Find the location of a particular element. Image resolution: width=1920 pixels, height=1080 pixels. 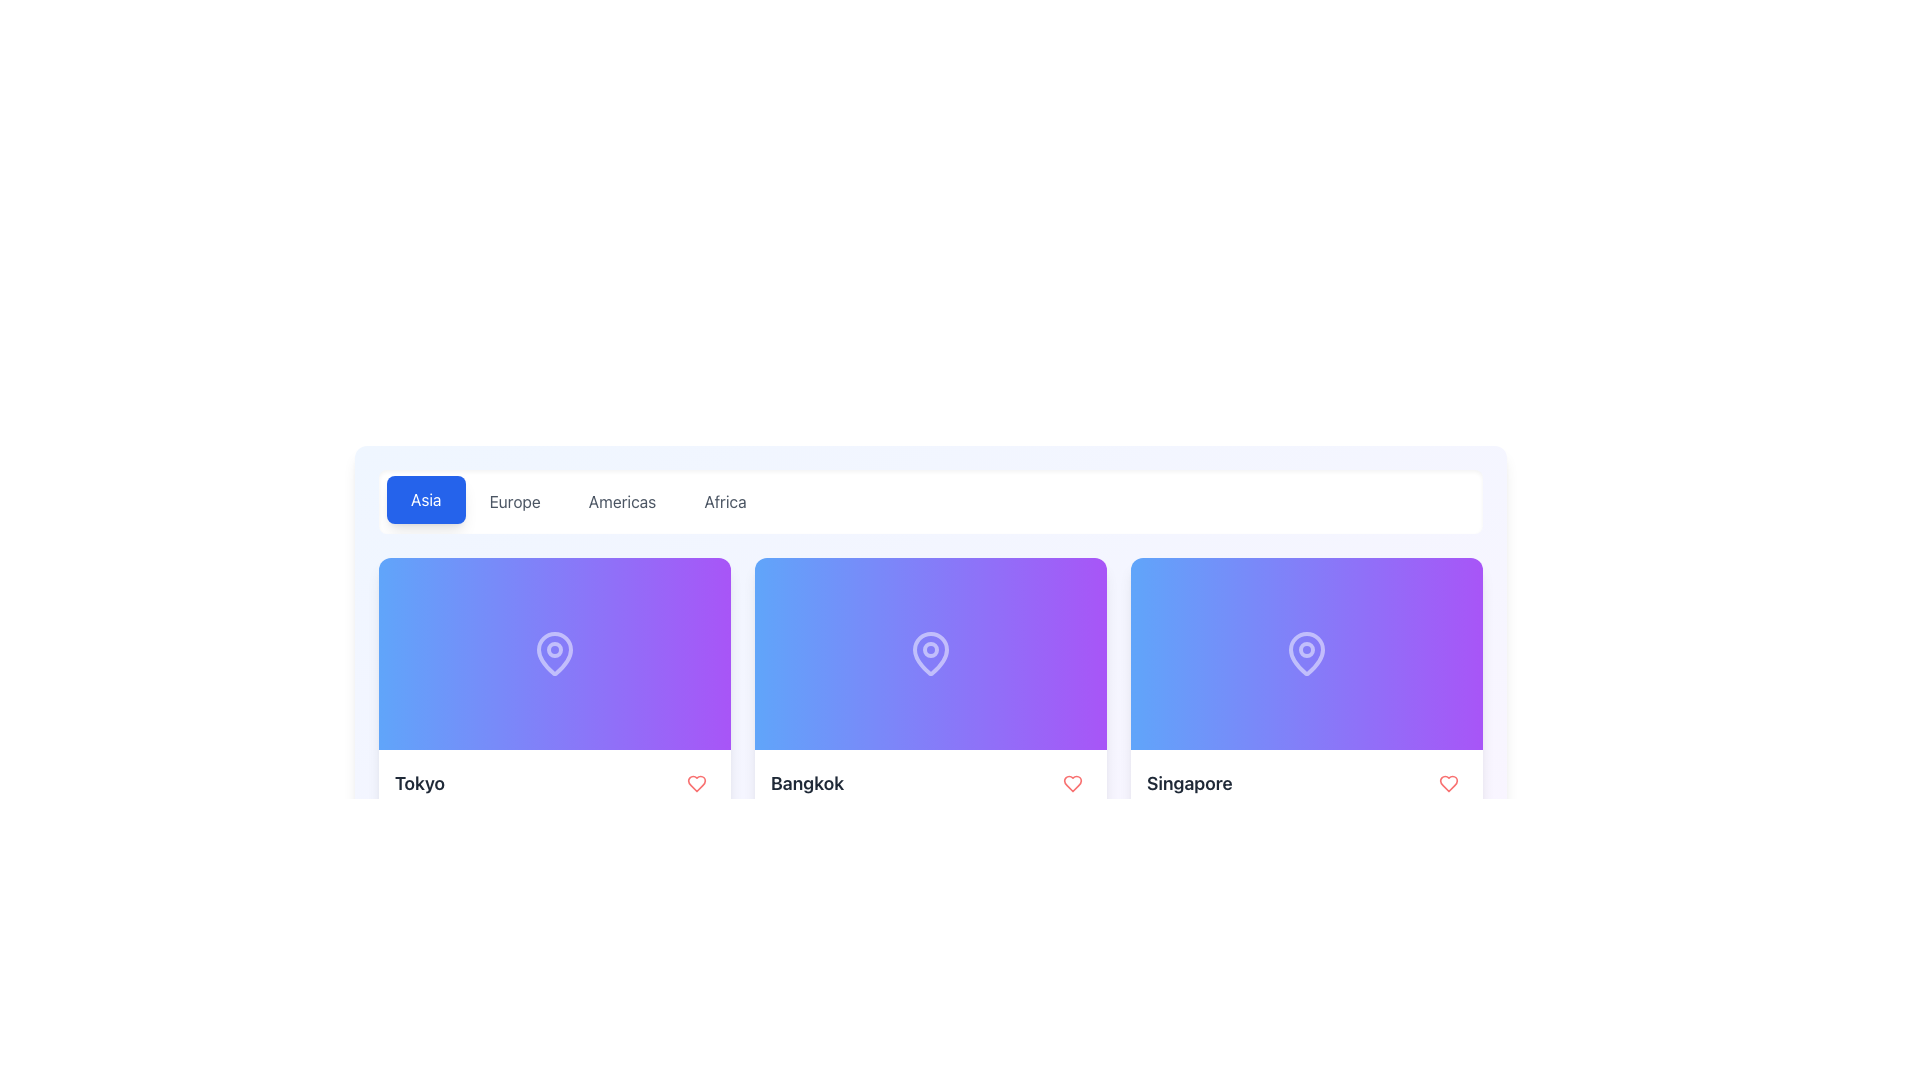

the heart icon below the 'Singapore' card in the third column of the grid layout is located at coordinates (1449, 782).